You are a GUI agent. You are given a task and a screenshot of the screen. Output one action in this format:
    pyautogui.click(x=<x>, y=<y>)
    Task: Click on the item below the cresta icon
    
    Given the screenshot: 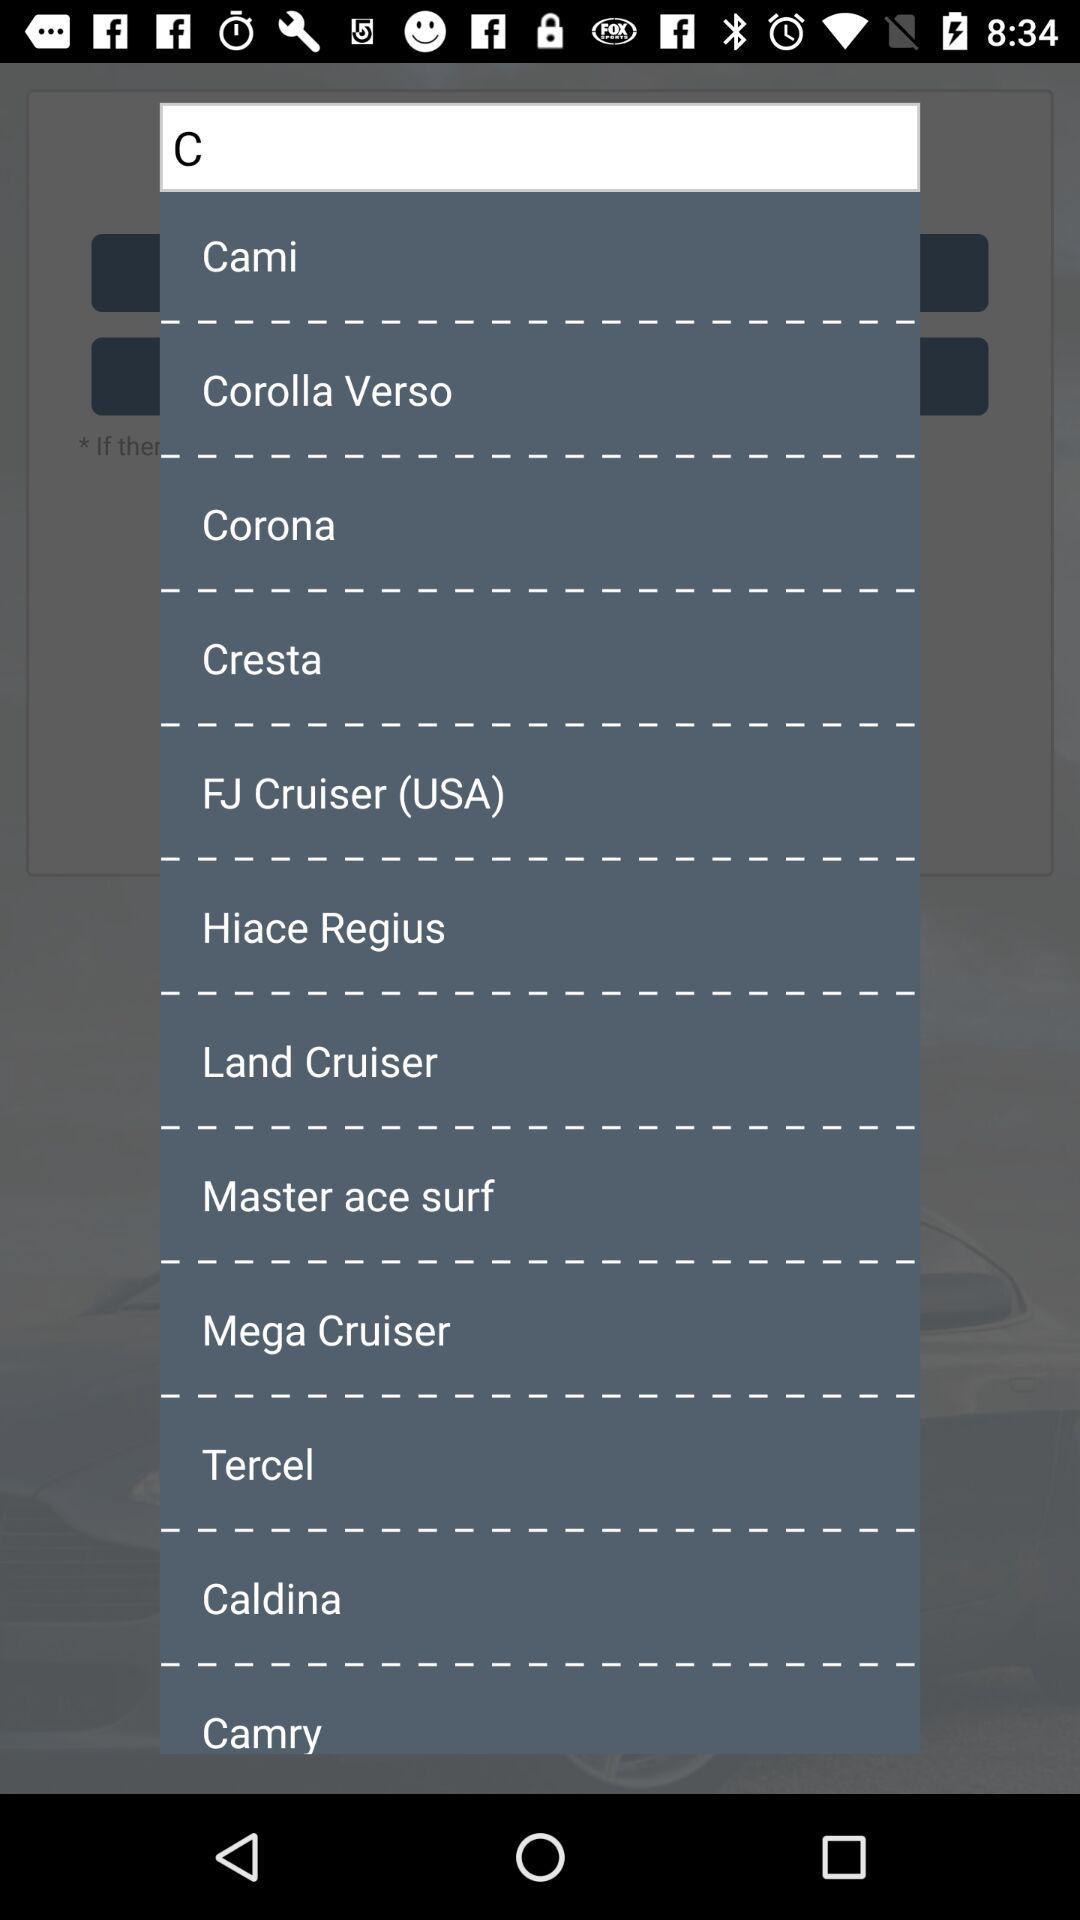 What is the action you would take?
    pyautogui.click(x=540, y=791)
    